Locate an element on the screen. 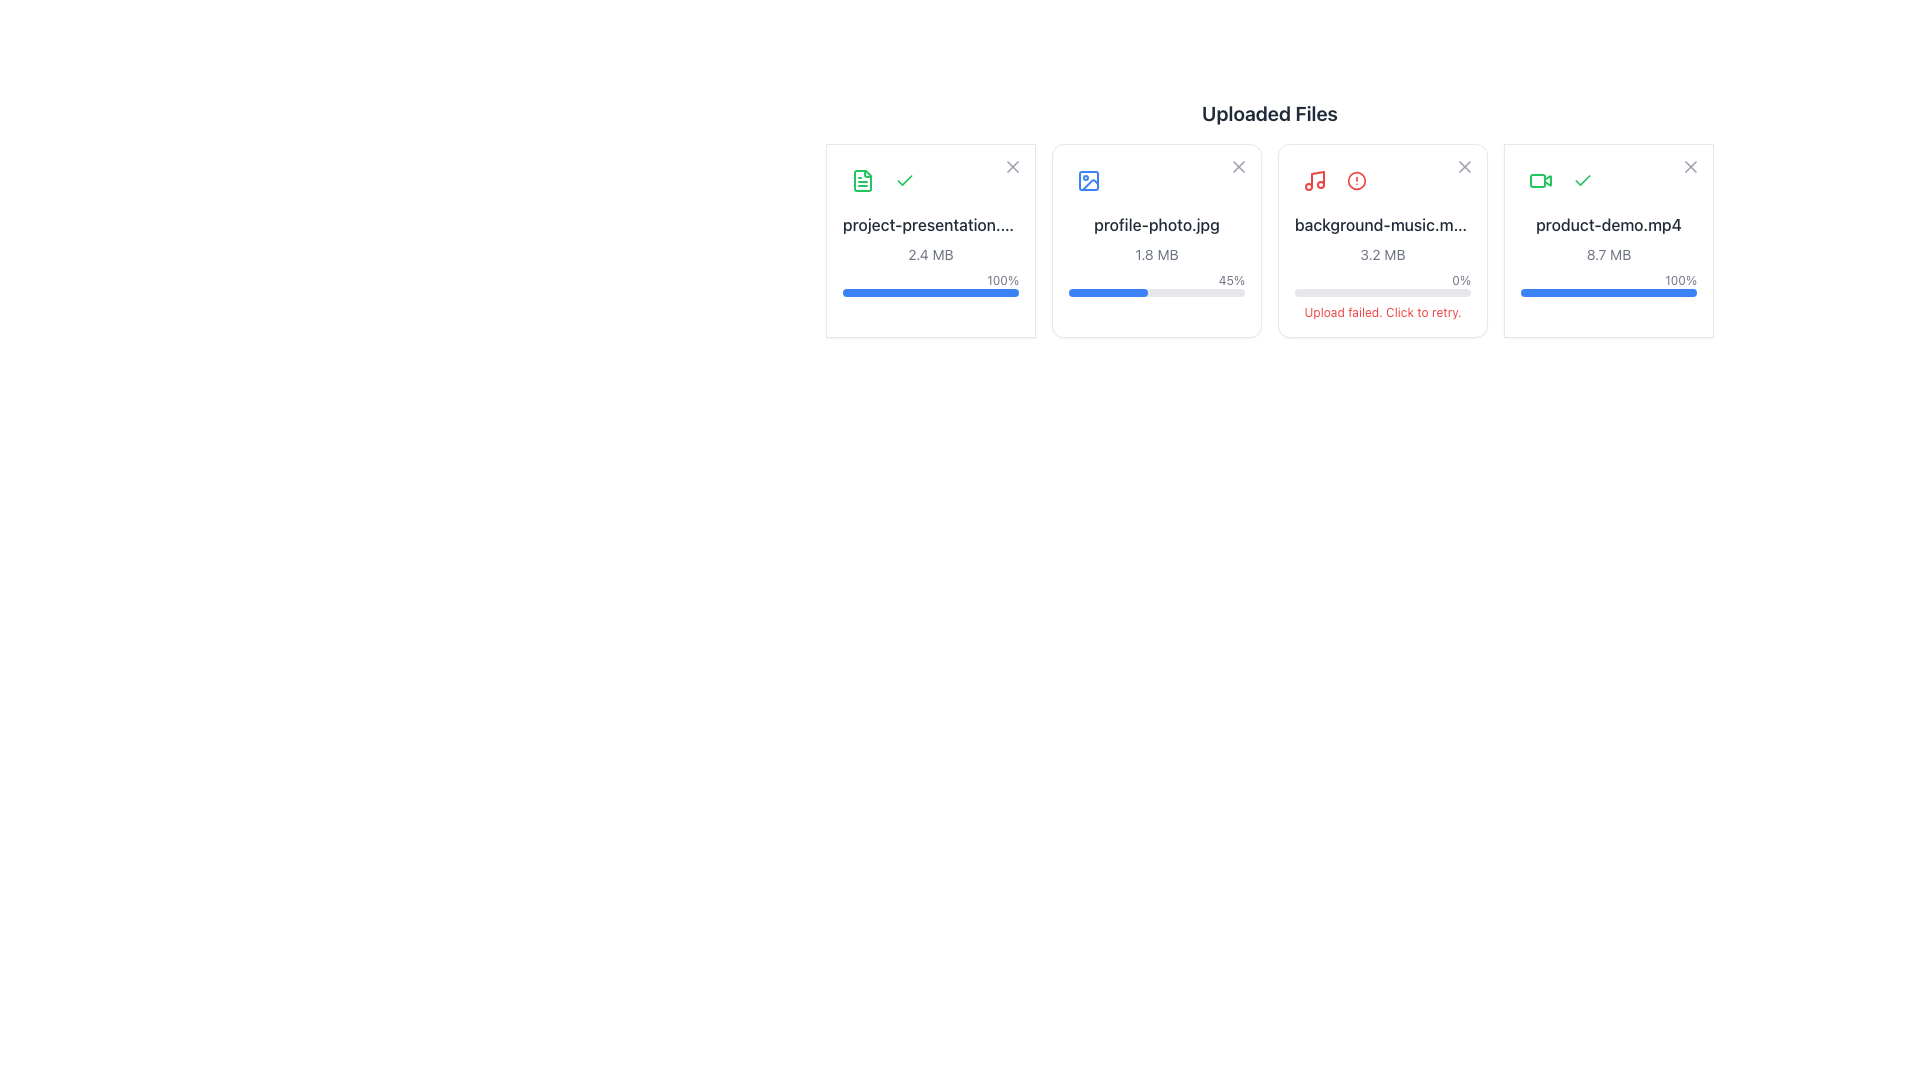  the close button located in the top-right corner of the project-presentation.pdf file upload card is located at coordinates (1012, 168).